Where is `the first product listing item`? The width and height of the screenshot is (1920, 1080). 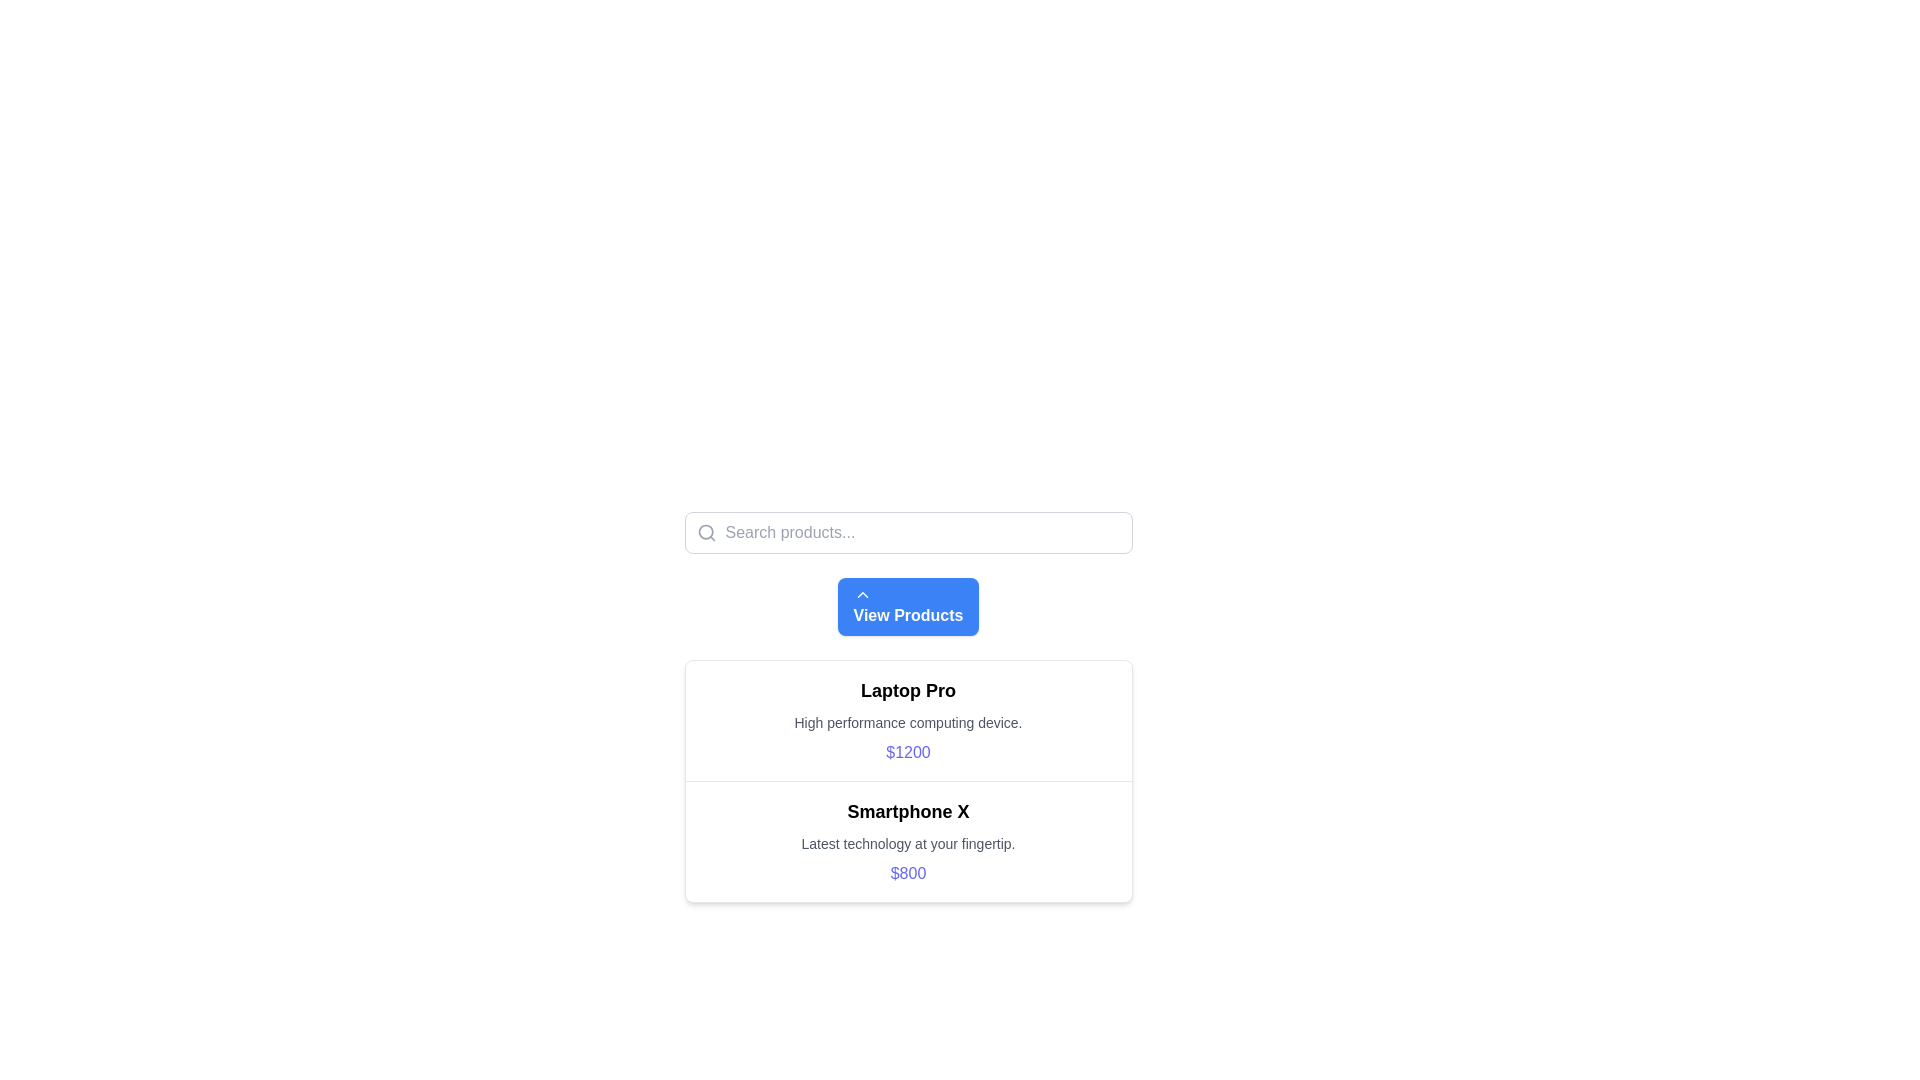
the first product listing item is located at coordinates (907, 721).